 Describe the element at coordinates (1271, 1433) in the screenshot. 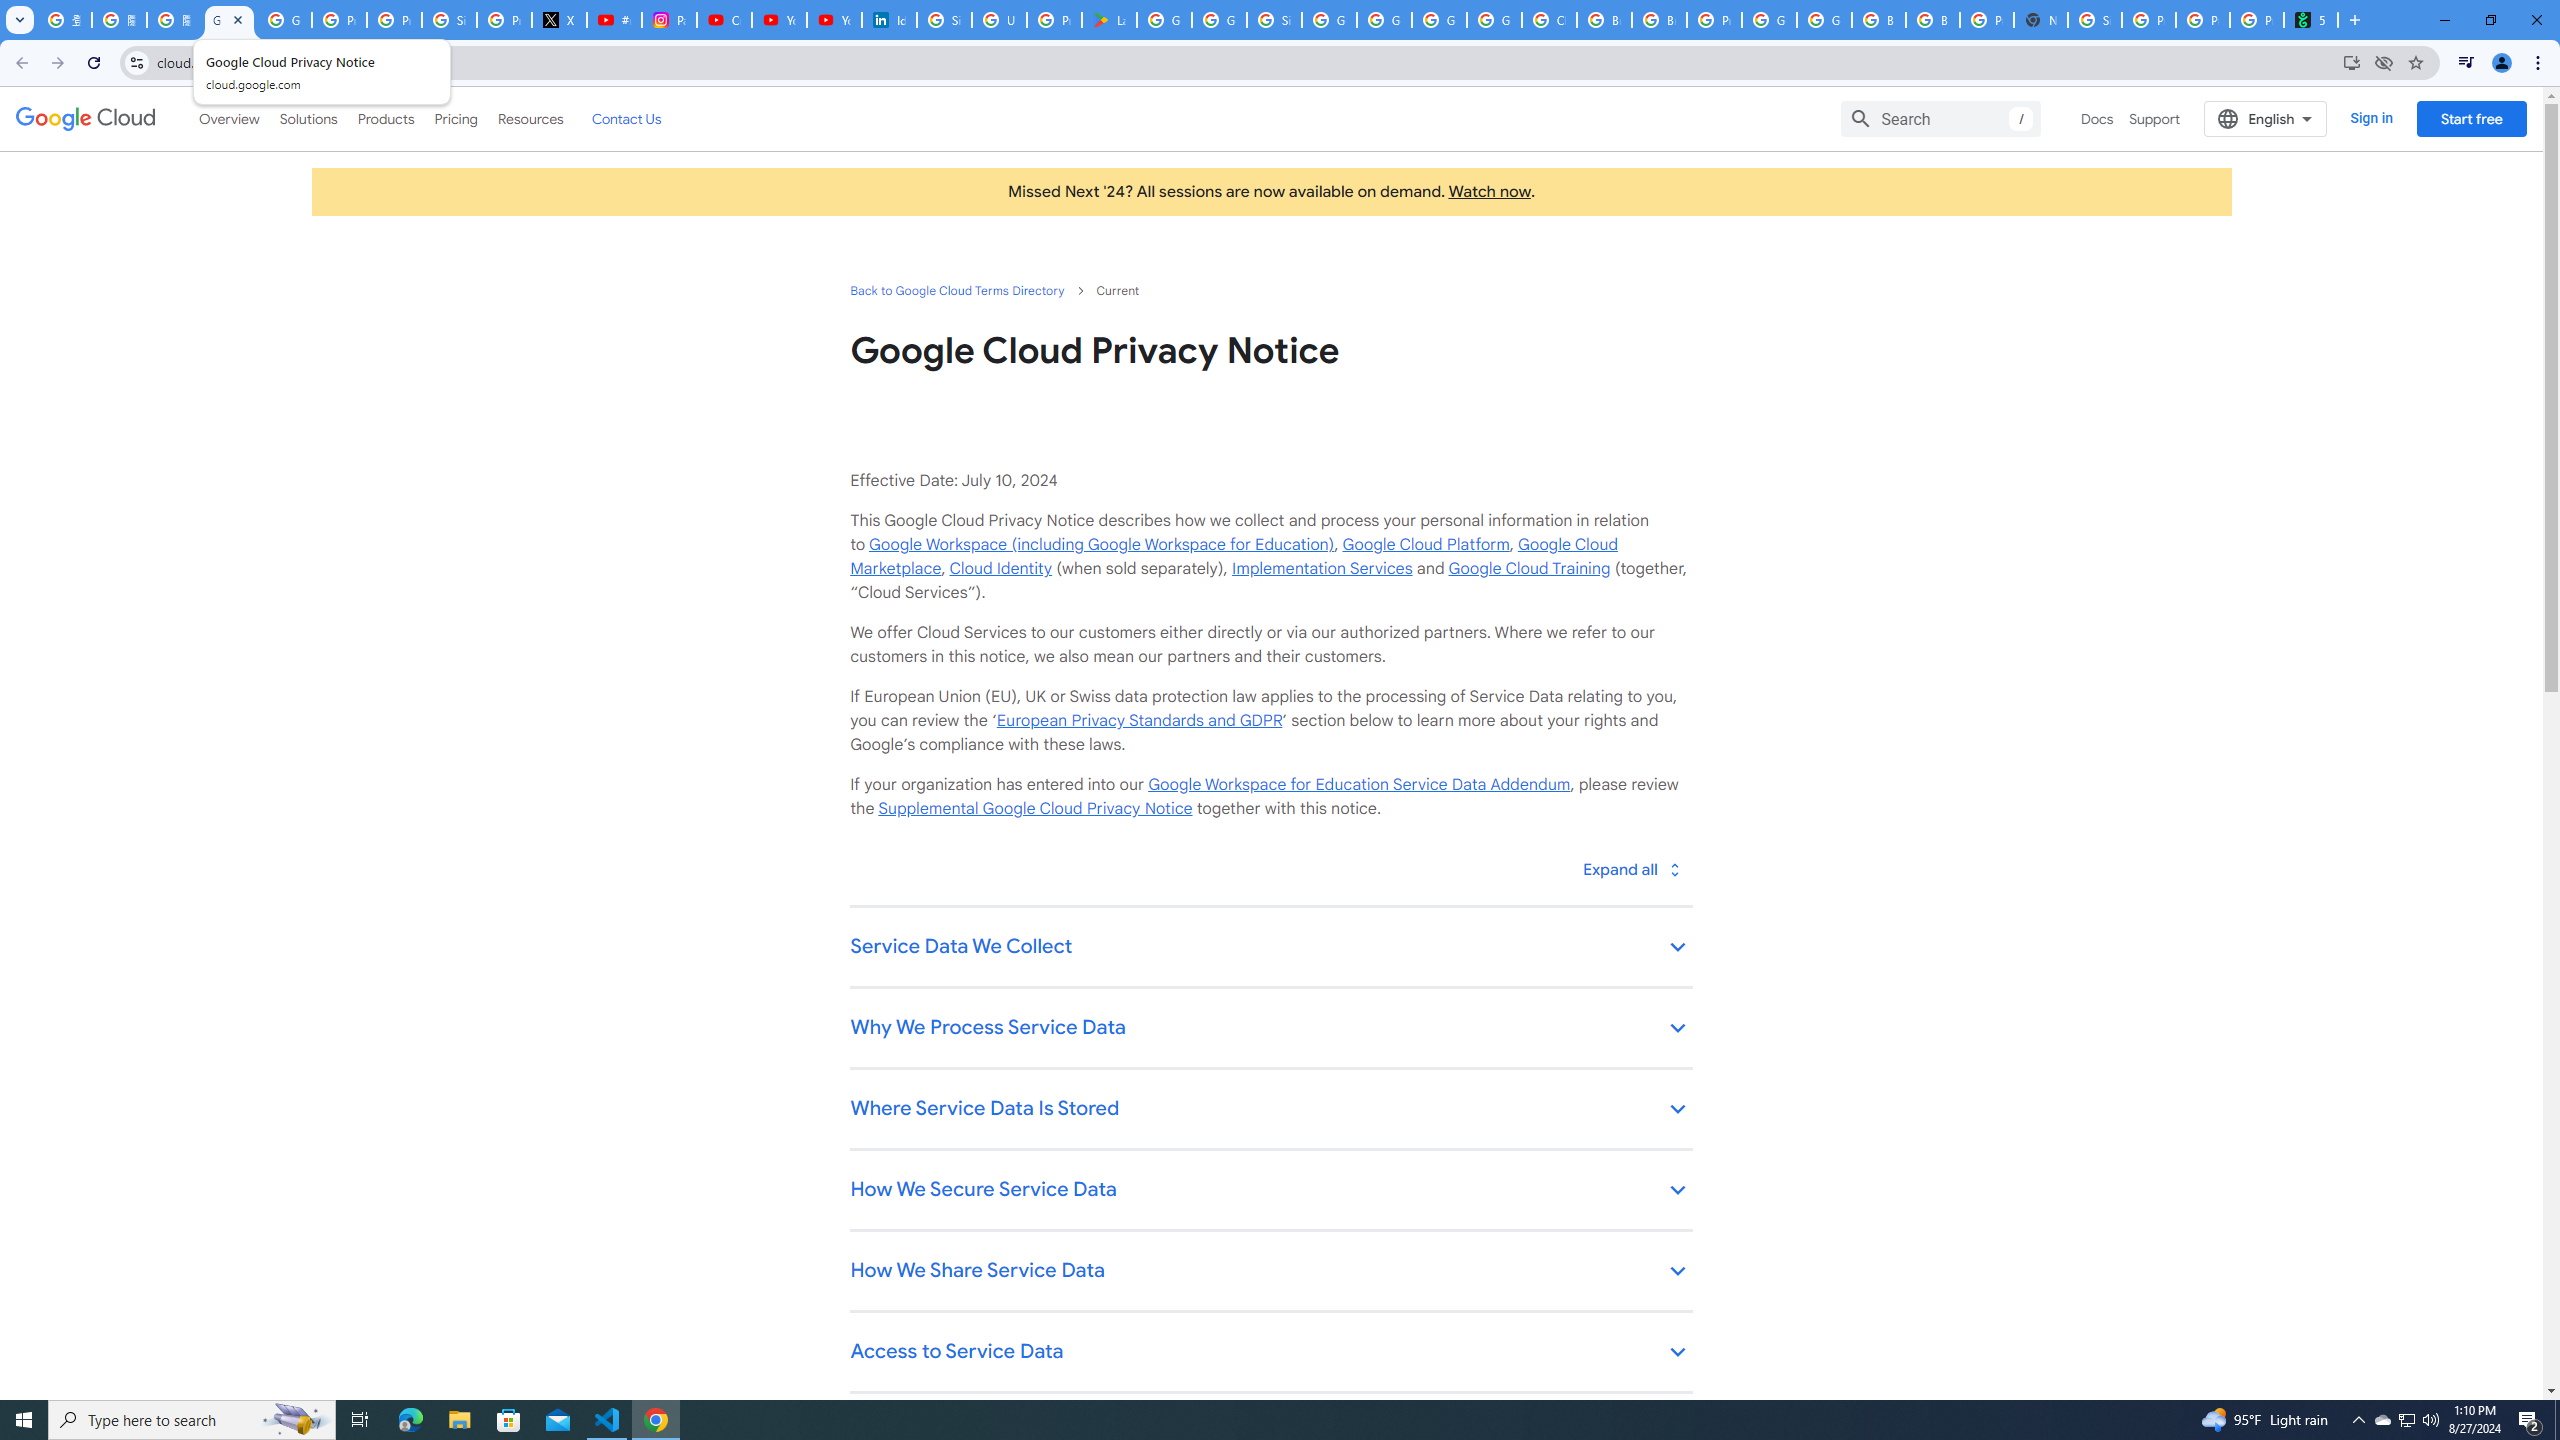

I see `'Retention and Deletion of Service Data keyboard_arrow_down'` at that location.